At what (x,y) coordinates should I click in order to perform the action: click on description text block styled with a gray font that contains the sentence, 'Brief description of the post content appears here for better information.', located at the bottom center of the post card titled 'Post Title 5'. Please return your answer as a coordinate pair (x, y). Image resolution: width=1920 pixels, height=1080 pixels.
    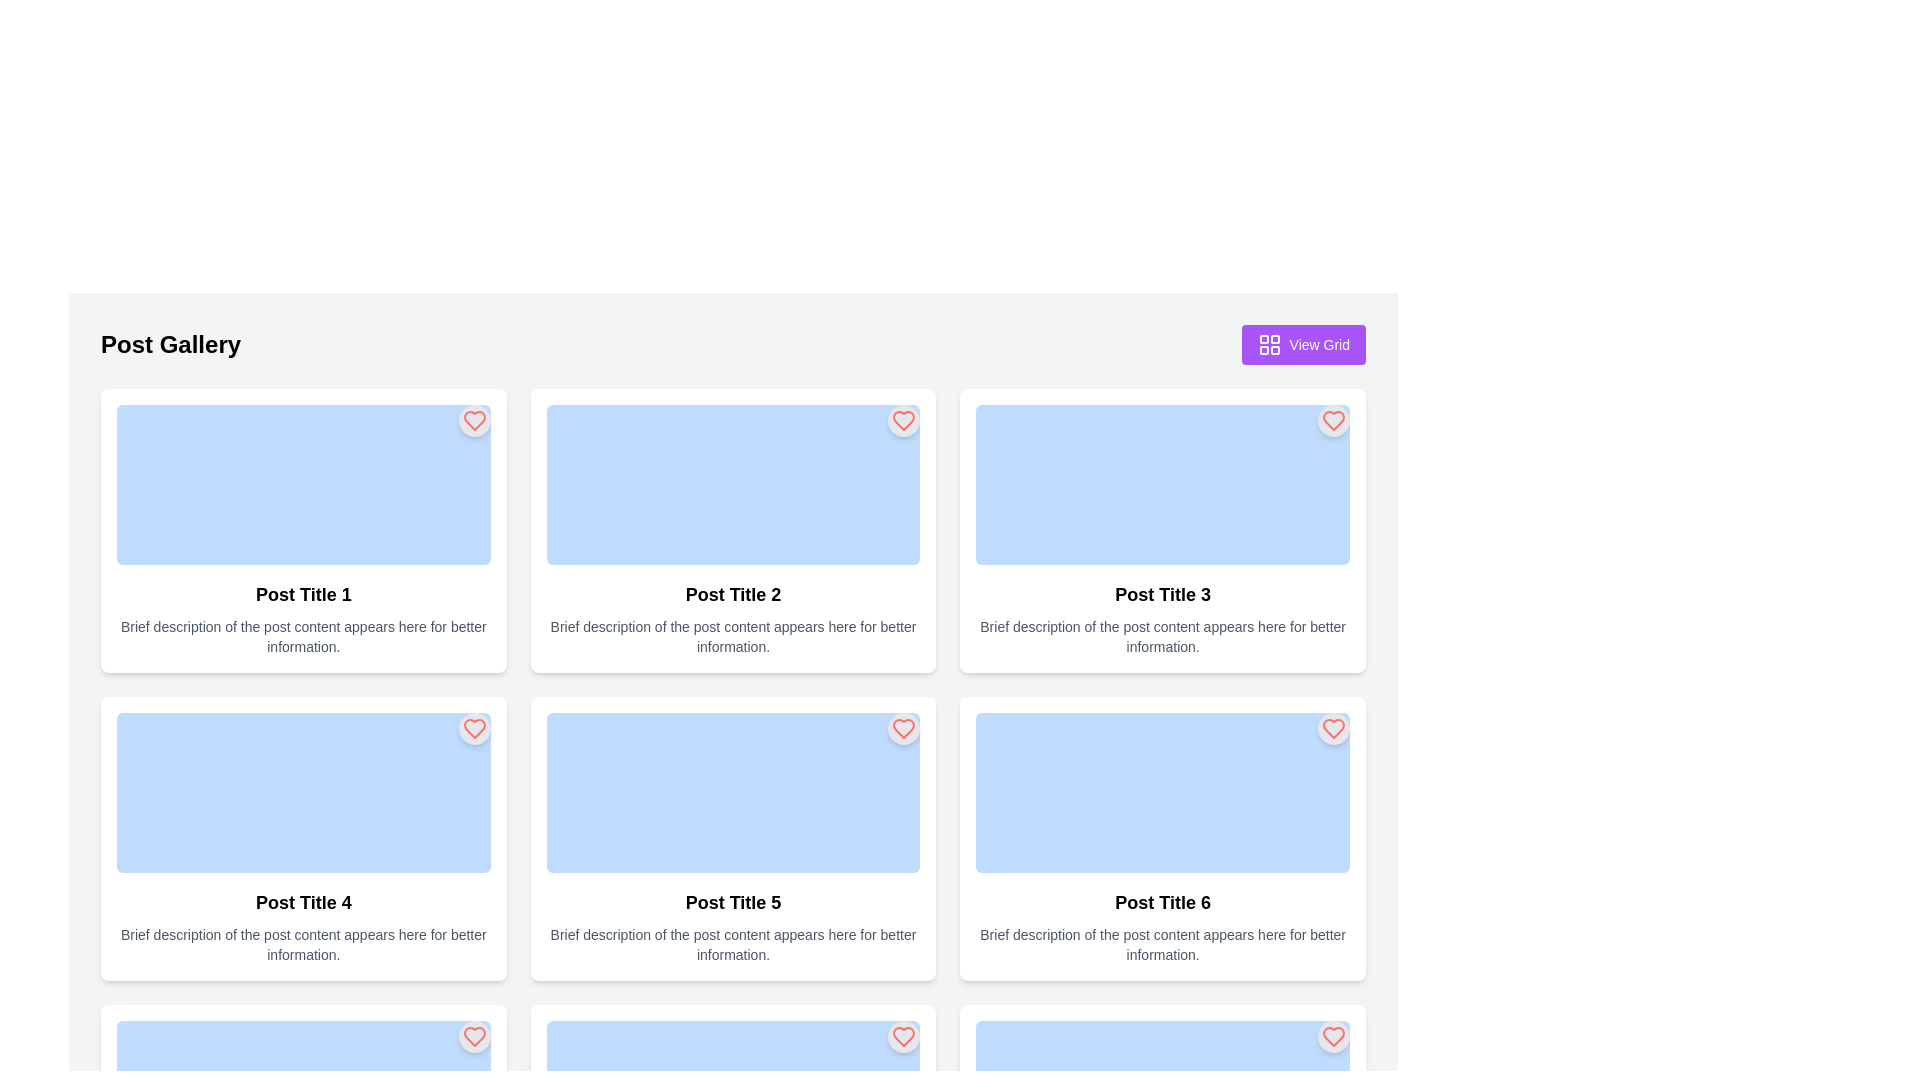
    Looking at the image, I should click on (732, 945).